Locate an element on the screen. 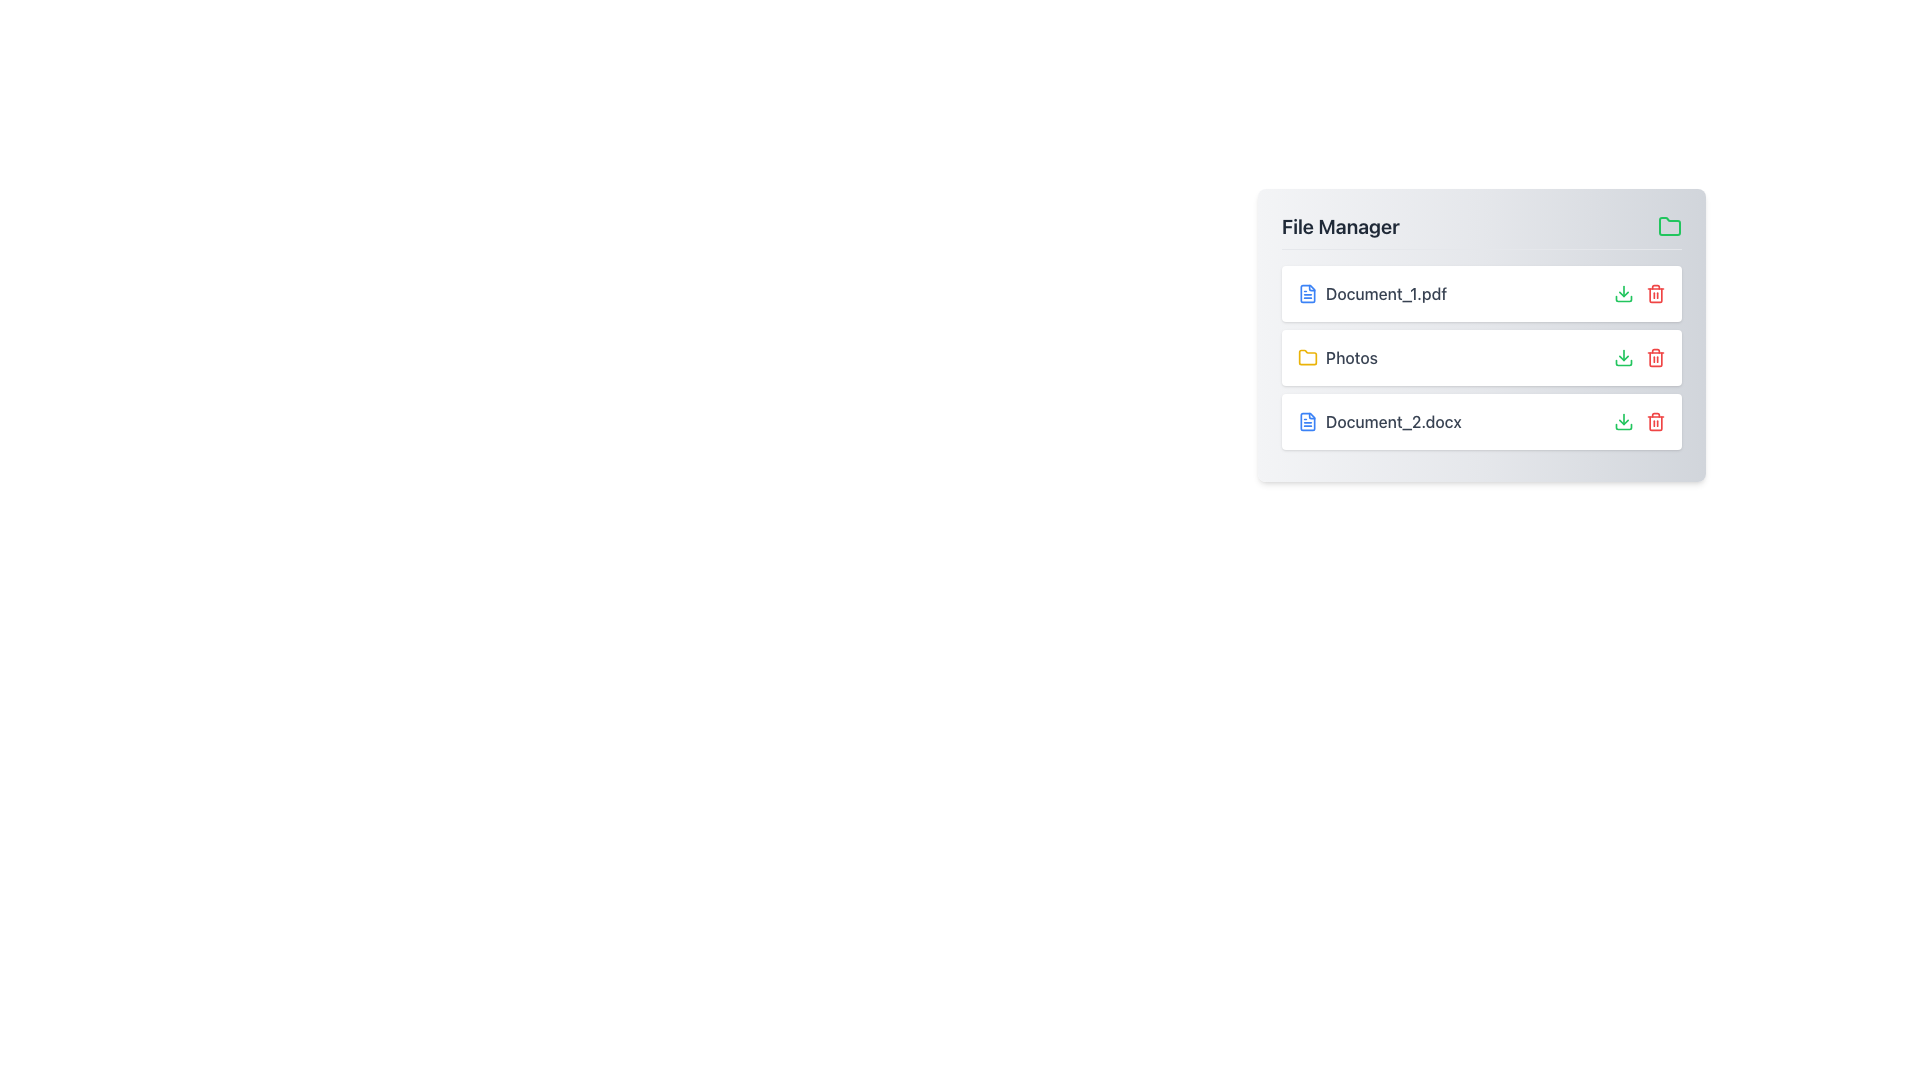 The image size is (1920, 1080). the red trash can icon in the document listing interface is located at coordinates (1640, 420).